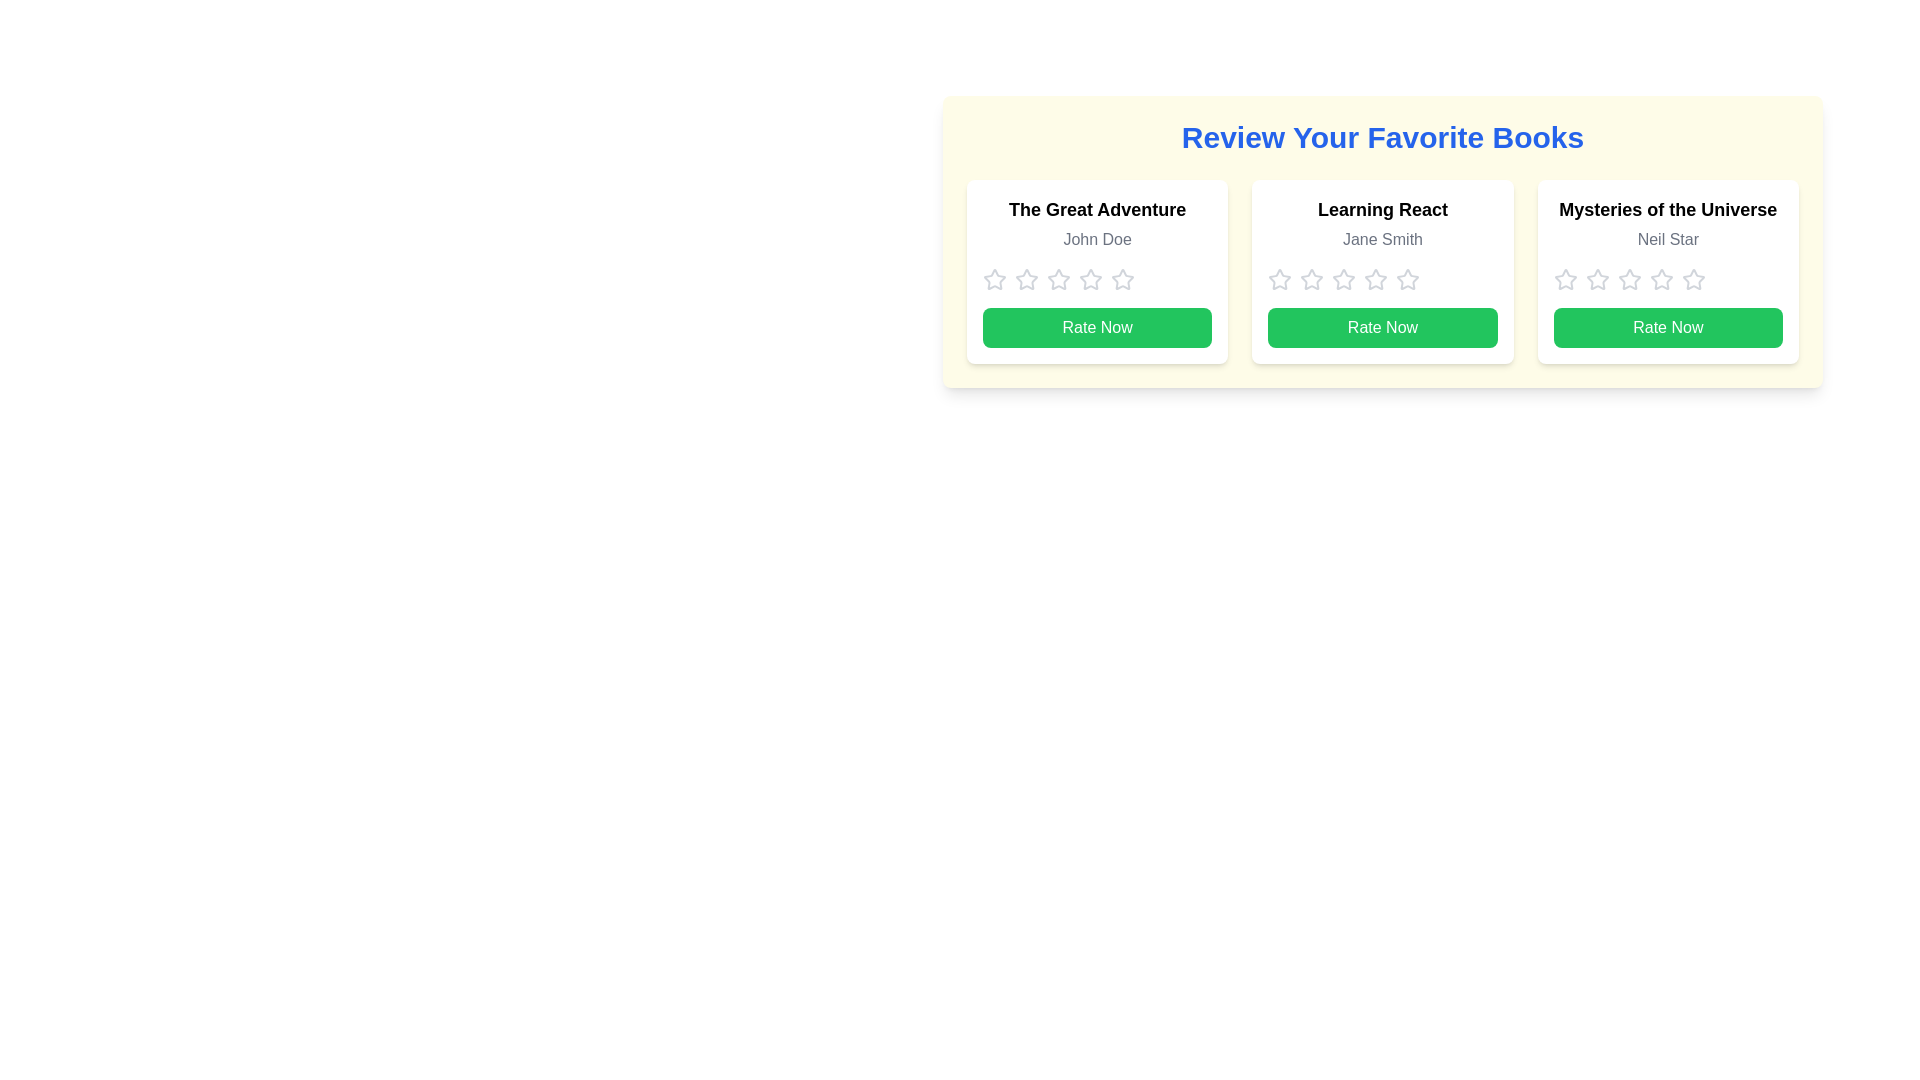 Image resolution: width=1920 pixels, height=1080 pixels. I want to click on text display that shows the author or related name for the book titled 'The Great Adventure', located in the first card of a horizontal list of three cards, below the title and above the star rating component, so click(1096, 238).